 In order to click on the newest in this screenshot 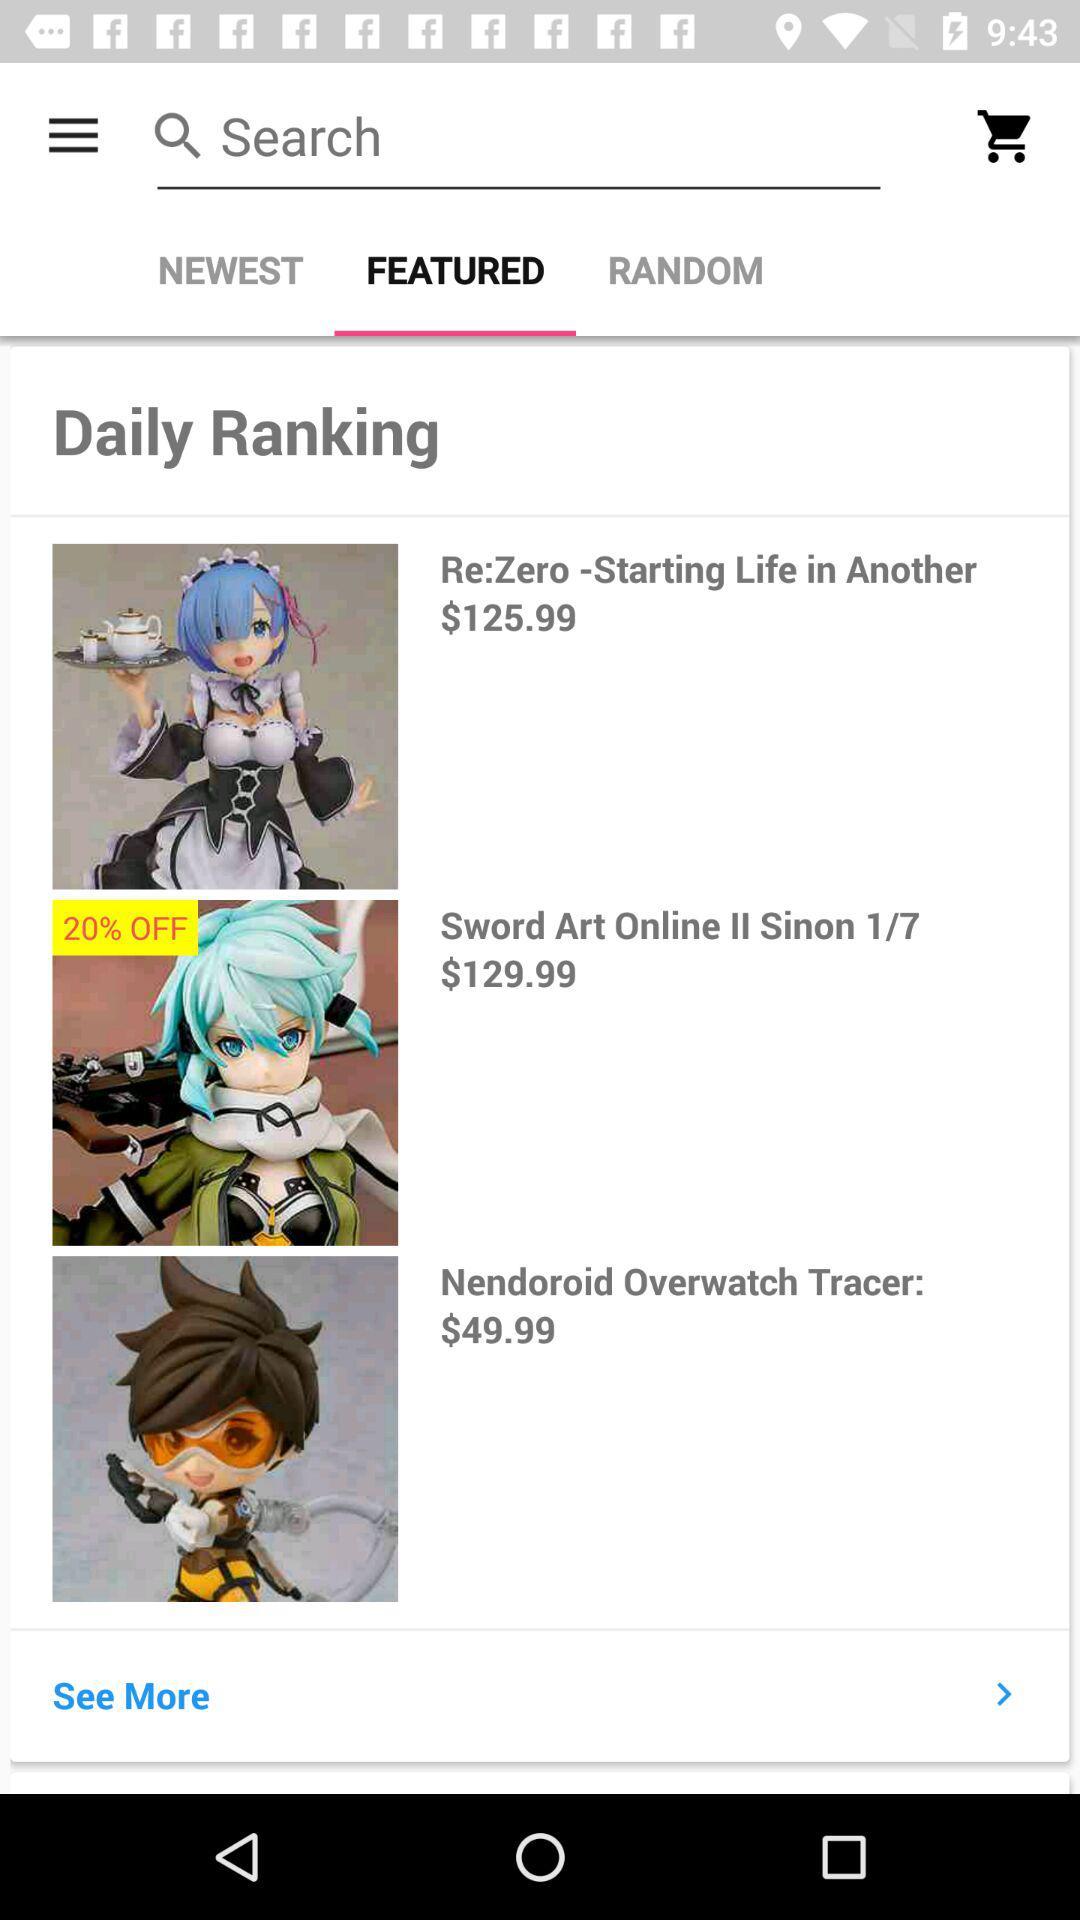, I will do `click(229, 269)`.